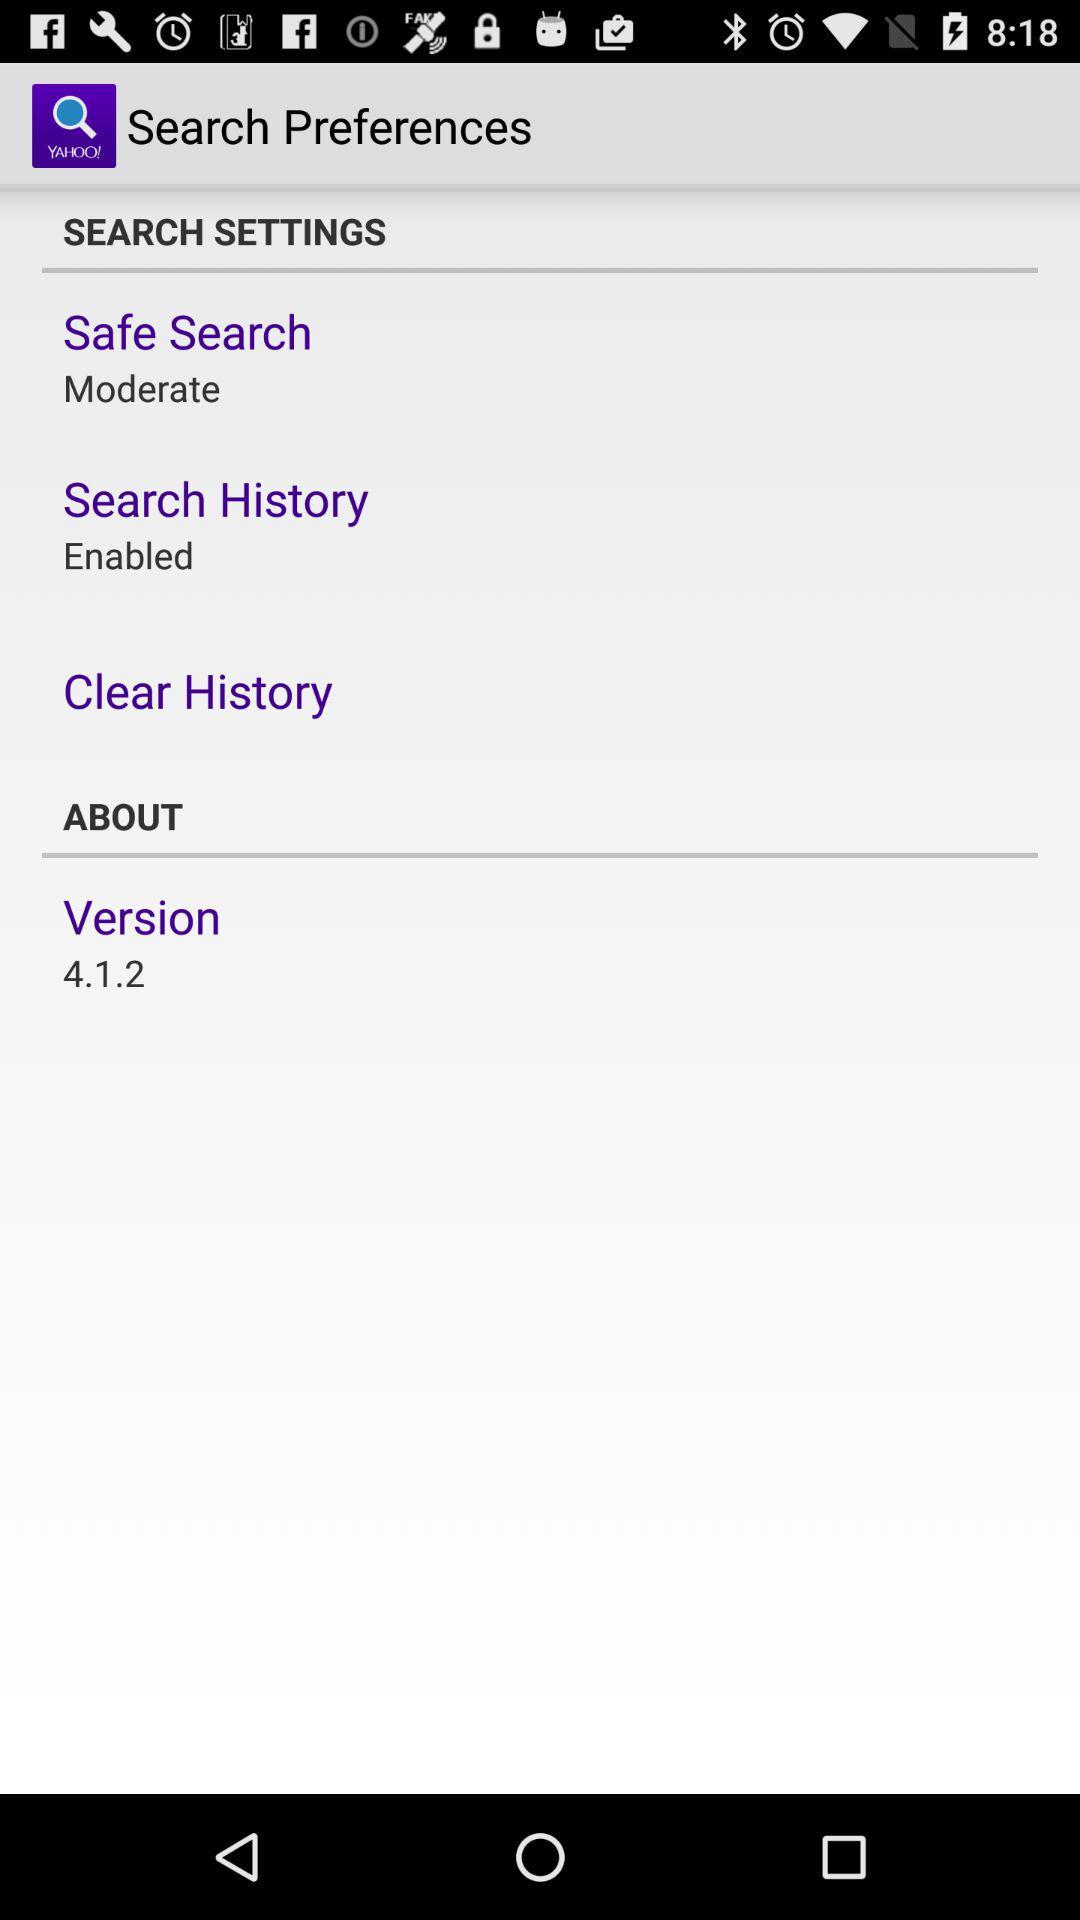 The width and height of the screenshot is (1080, 1920). Describe the element at coordinates (540, 816) in the screenshot. I see `item below clear history` at that location.